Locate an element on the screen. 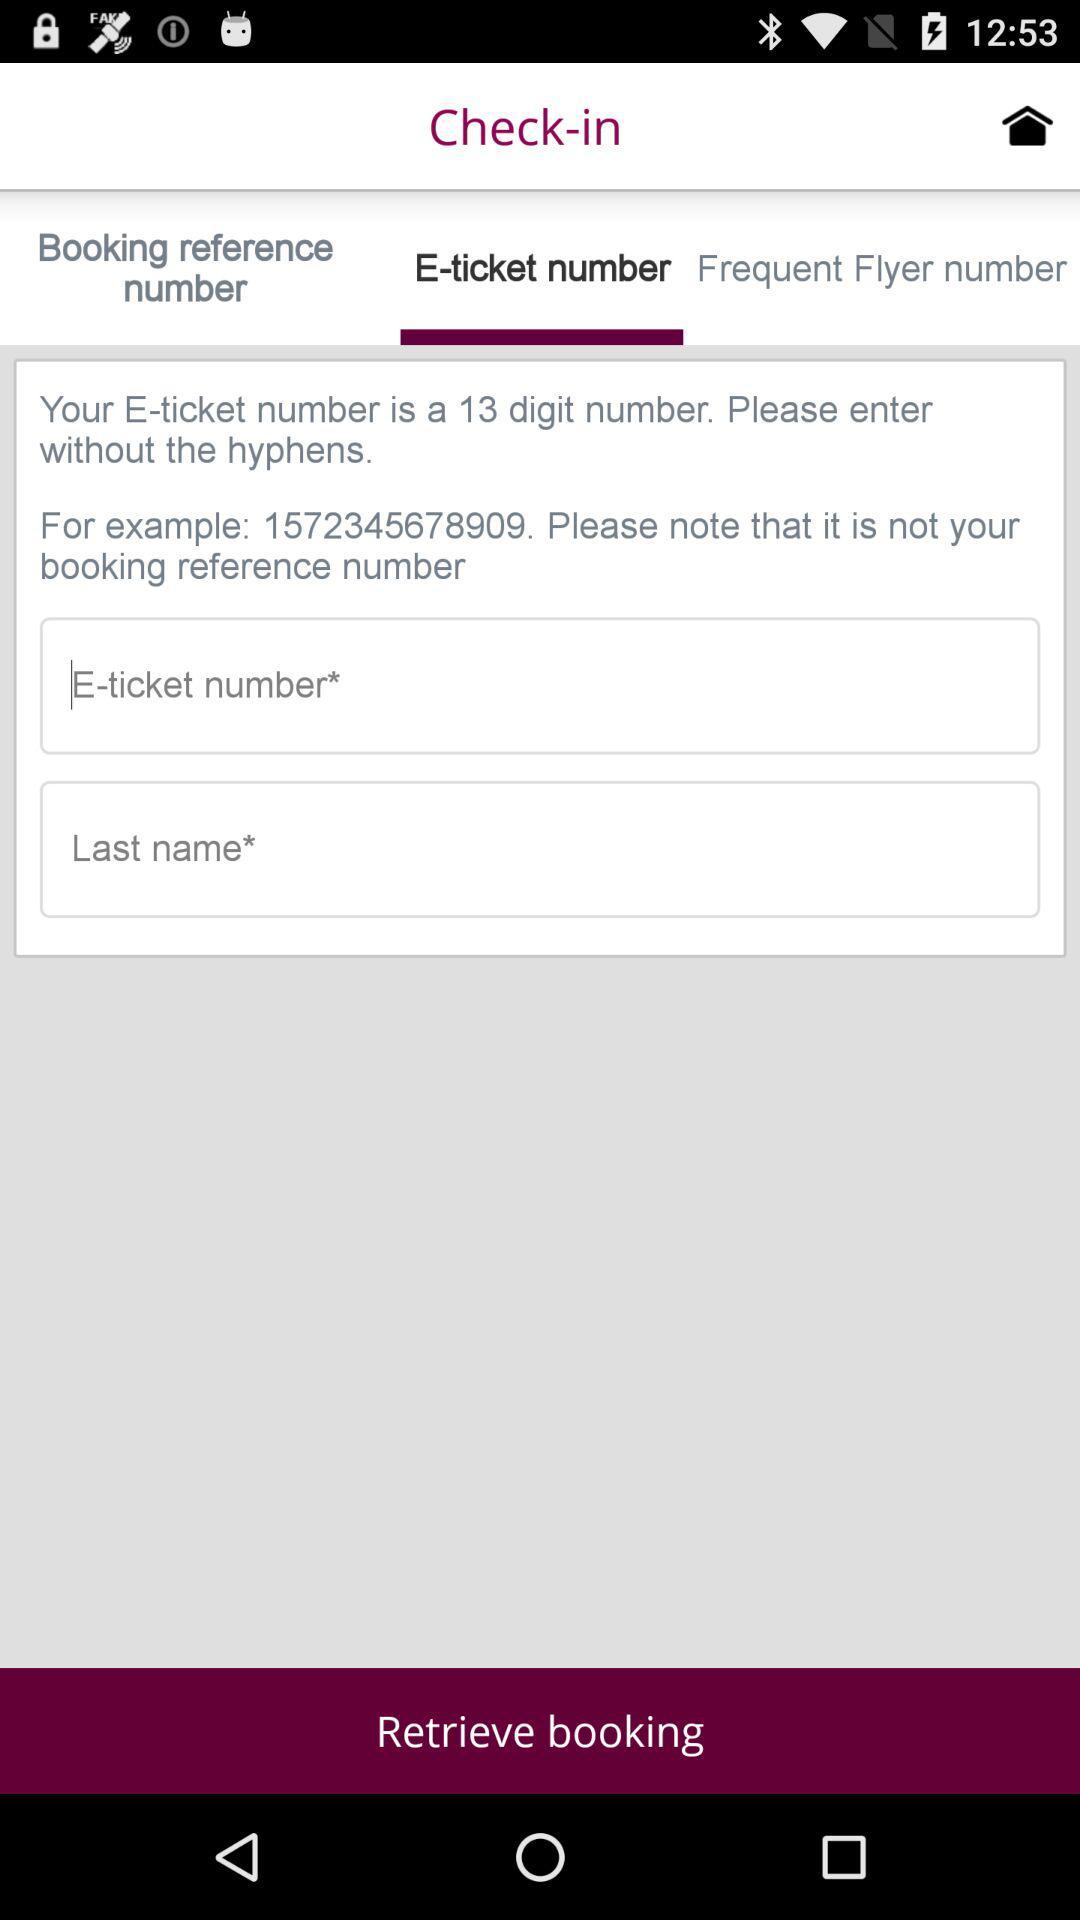 The height and width of the screenshot is (1920, 1080). home screen is located at coordinates (1027, 124).